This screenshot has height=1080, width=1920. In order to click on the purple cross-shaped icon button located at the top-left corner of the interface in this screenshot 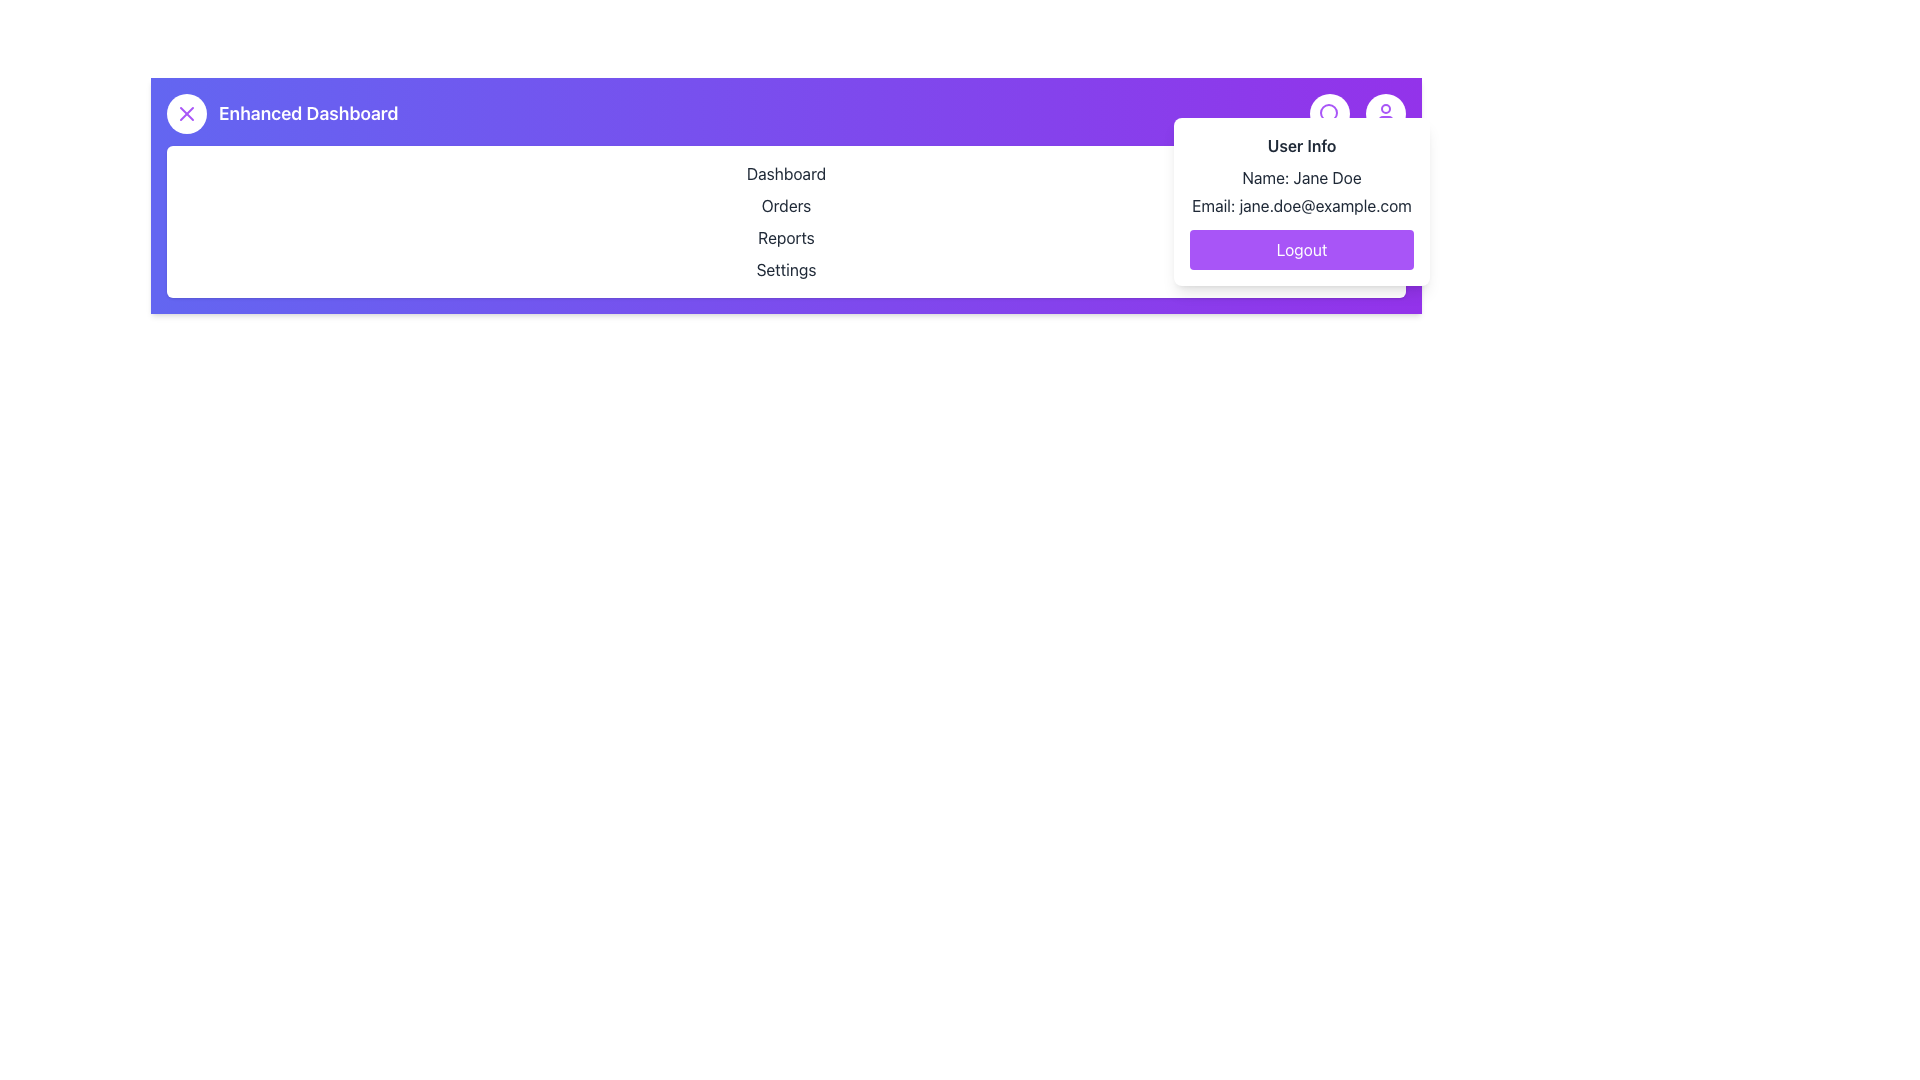, I will do `click(187, 114)`.